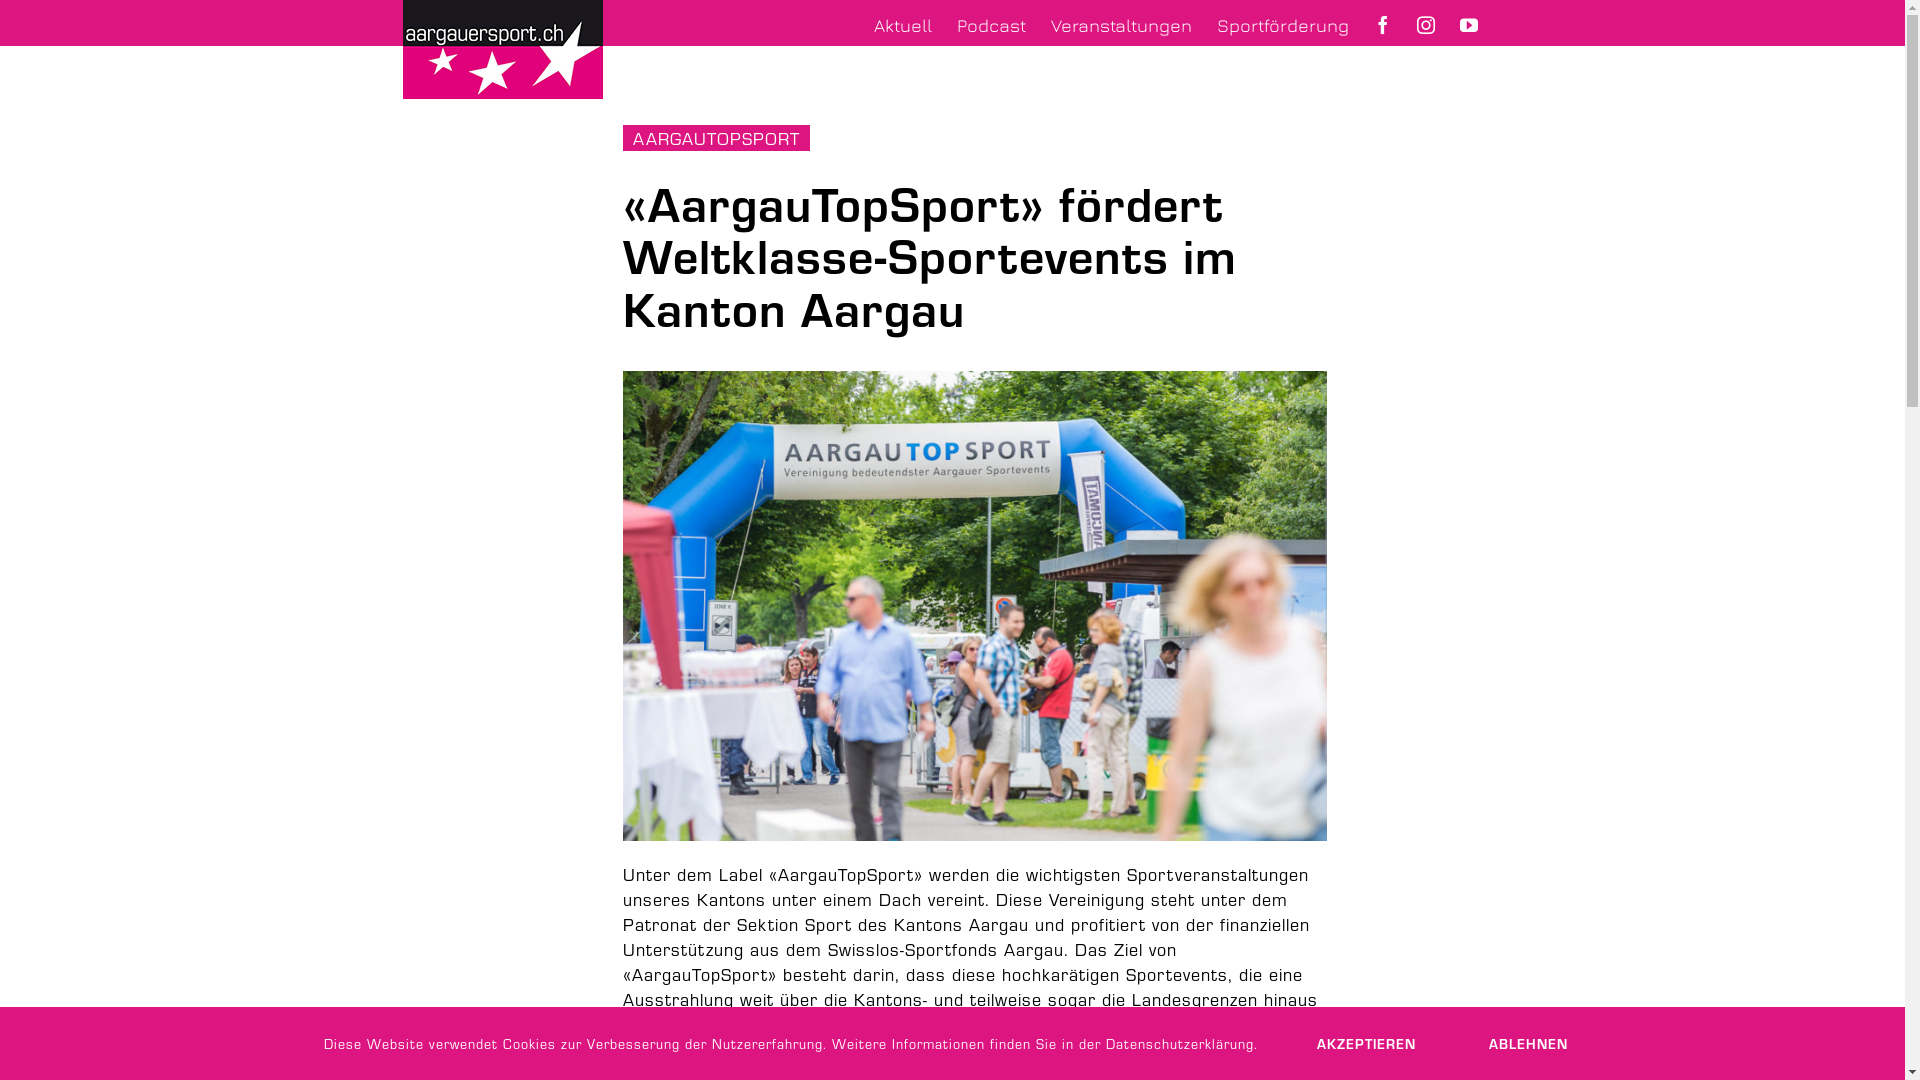  Describe the element at coordinates (954, 27) in the screenshot. I see `'Podcast'` at that location.